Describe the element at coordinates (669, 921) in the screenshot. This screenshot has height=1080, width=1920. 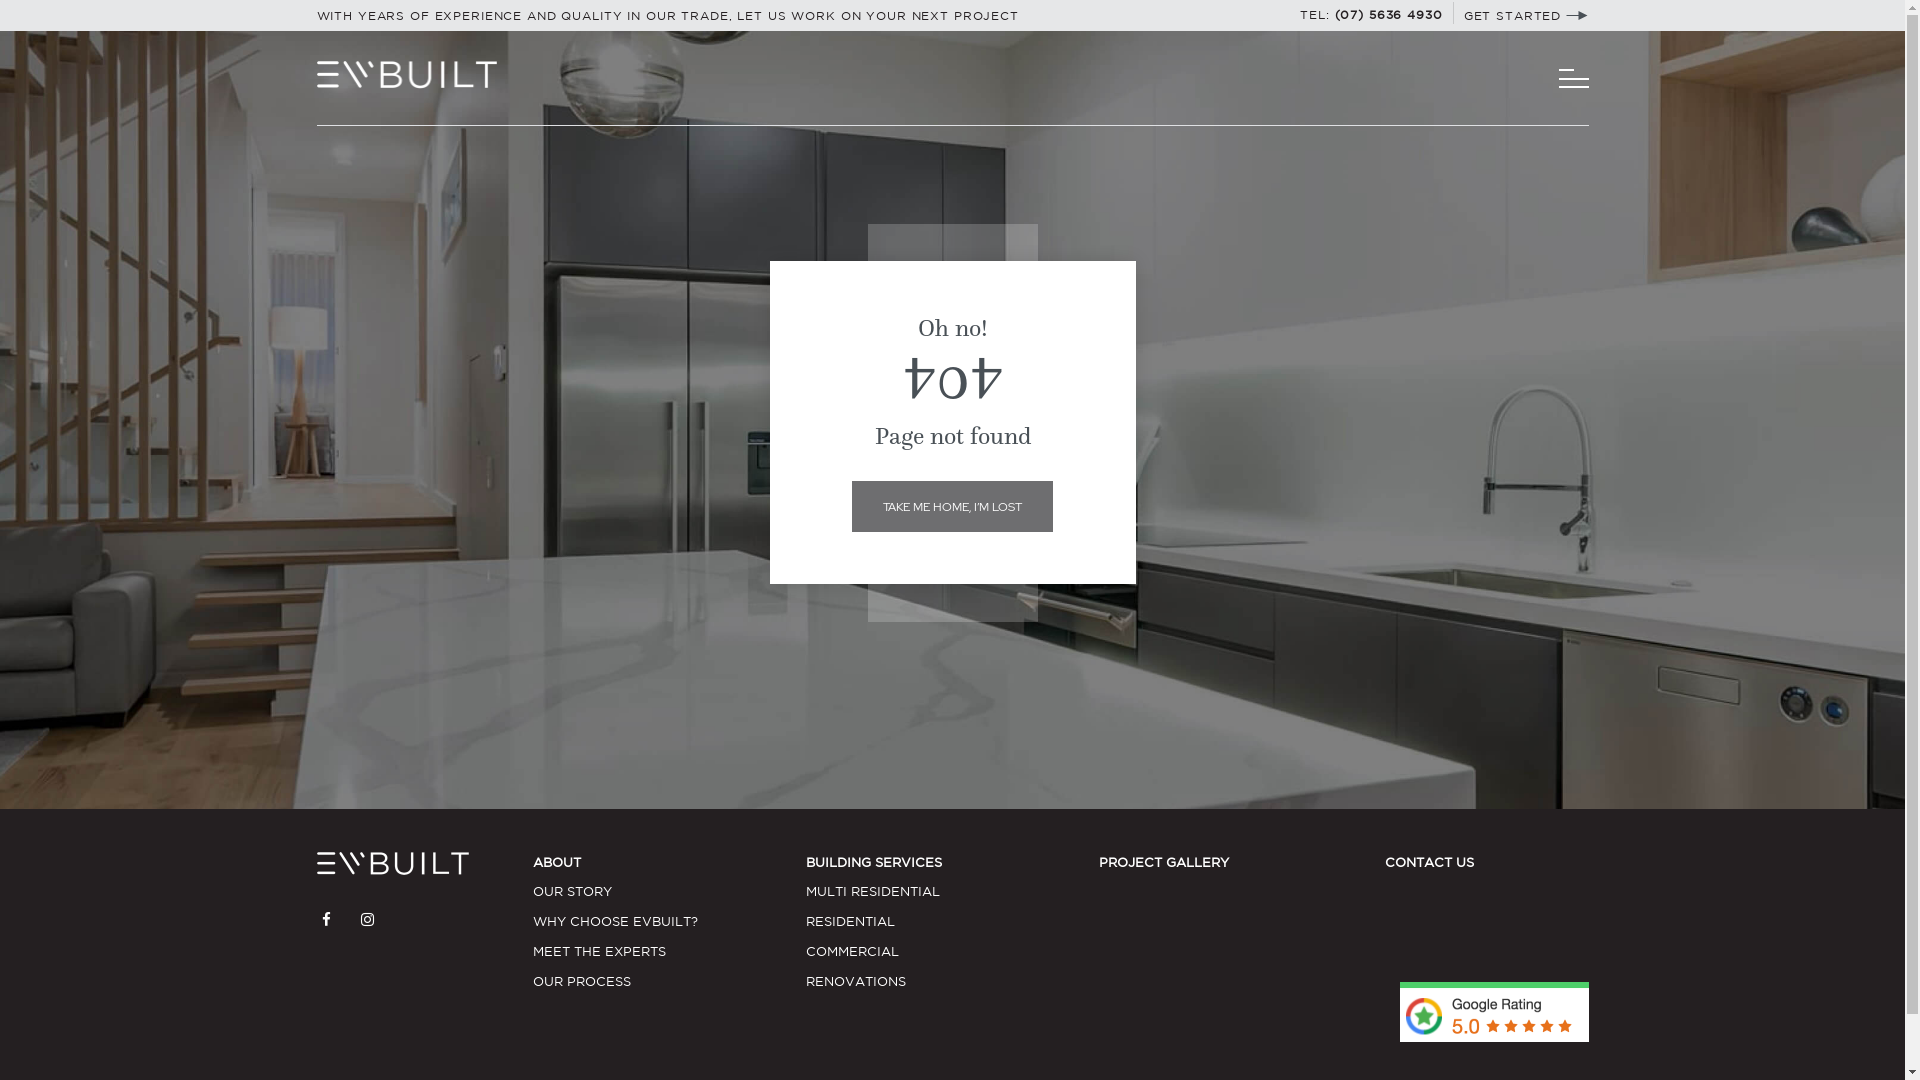
I see `'WHY CHOOSE EVBUILT?'` at that location.